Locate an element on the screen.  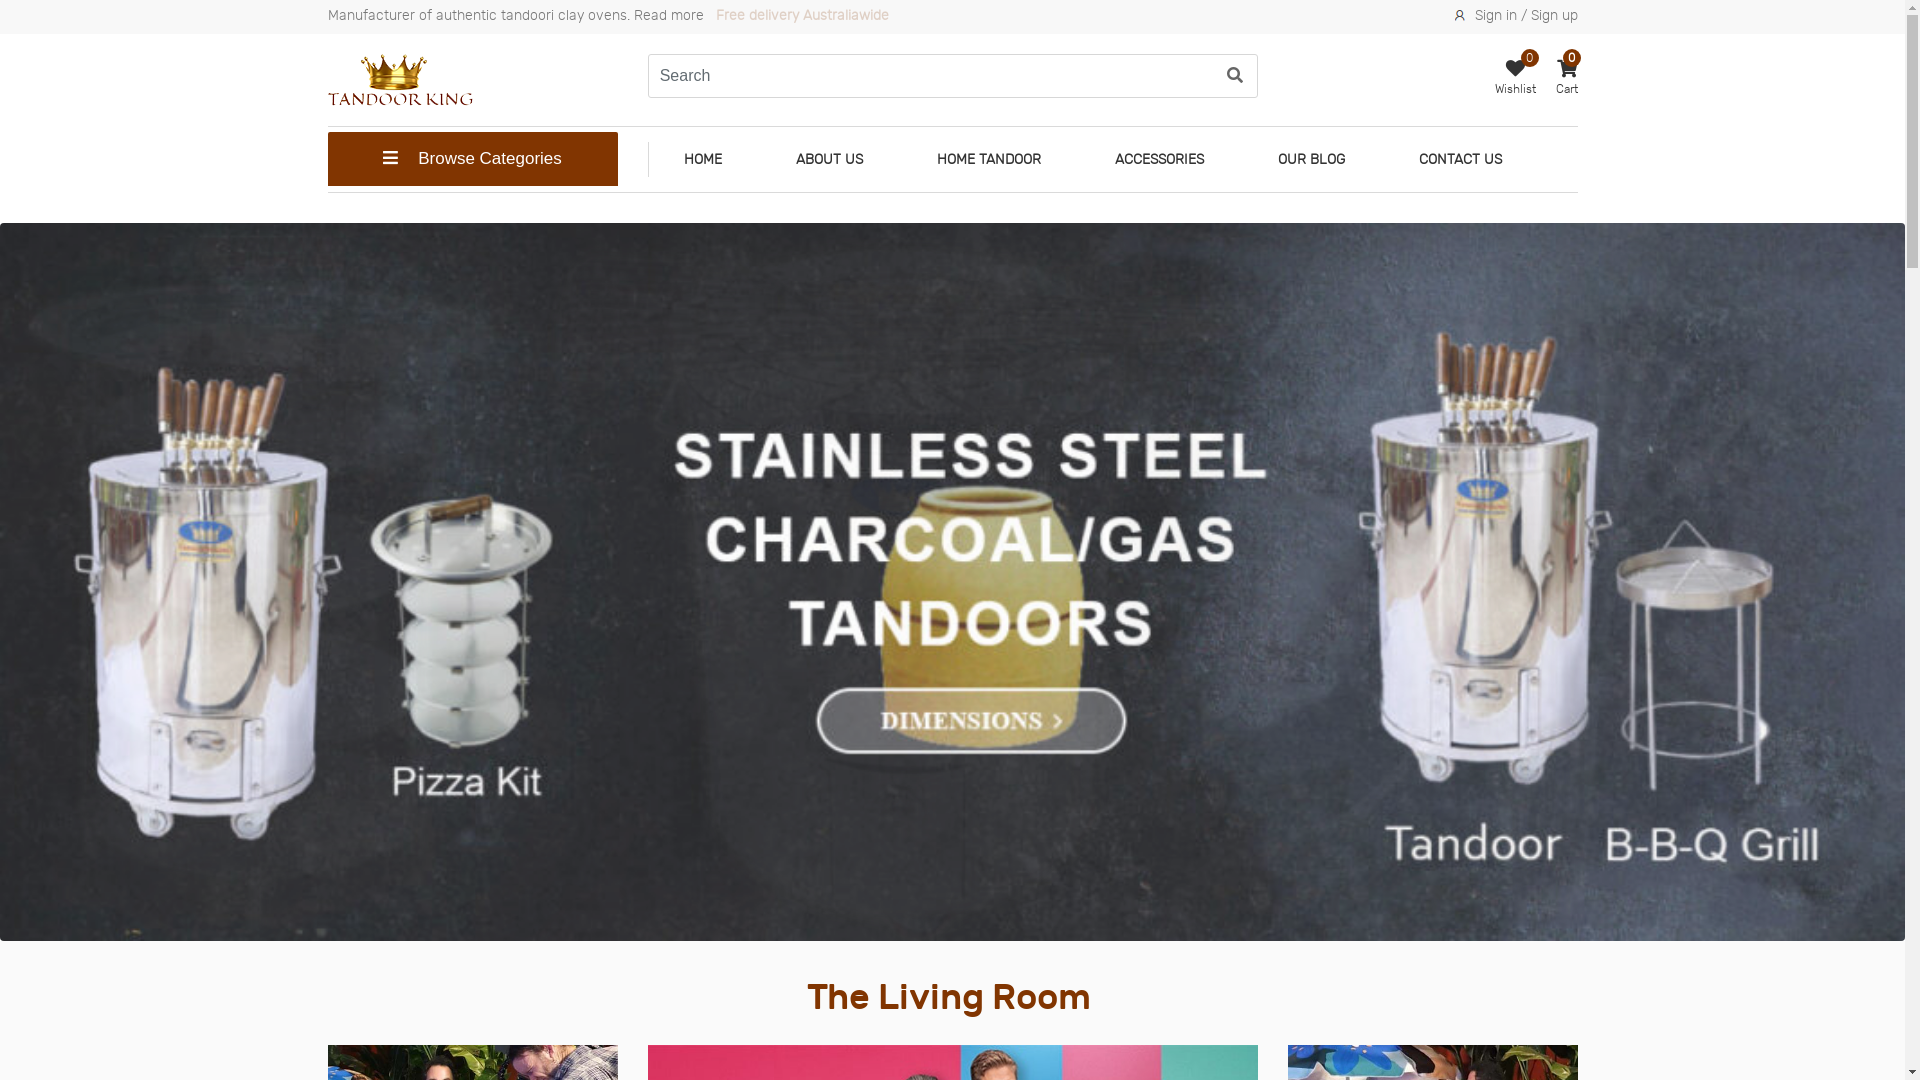
'banner3' is located at coordinates (951, 582).